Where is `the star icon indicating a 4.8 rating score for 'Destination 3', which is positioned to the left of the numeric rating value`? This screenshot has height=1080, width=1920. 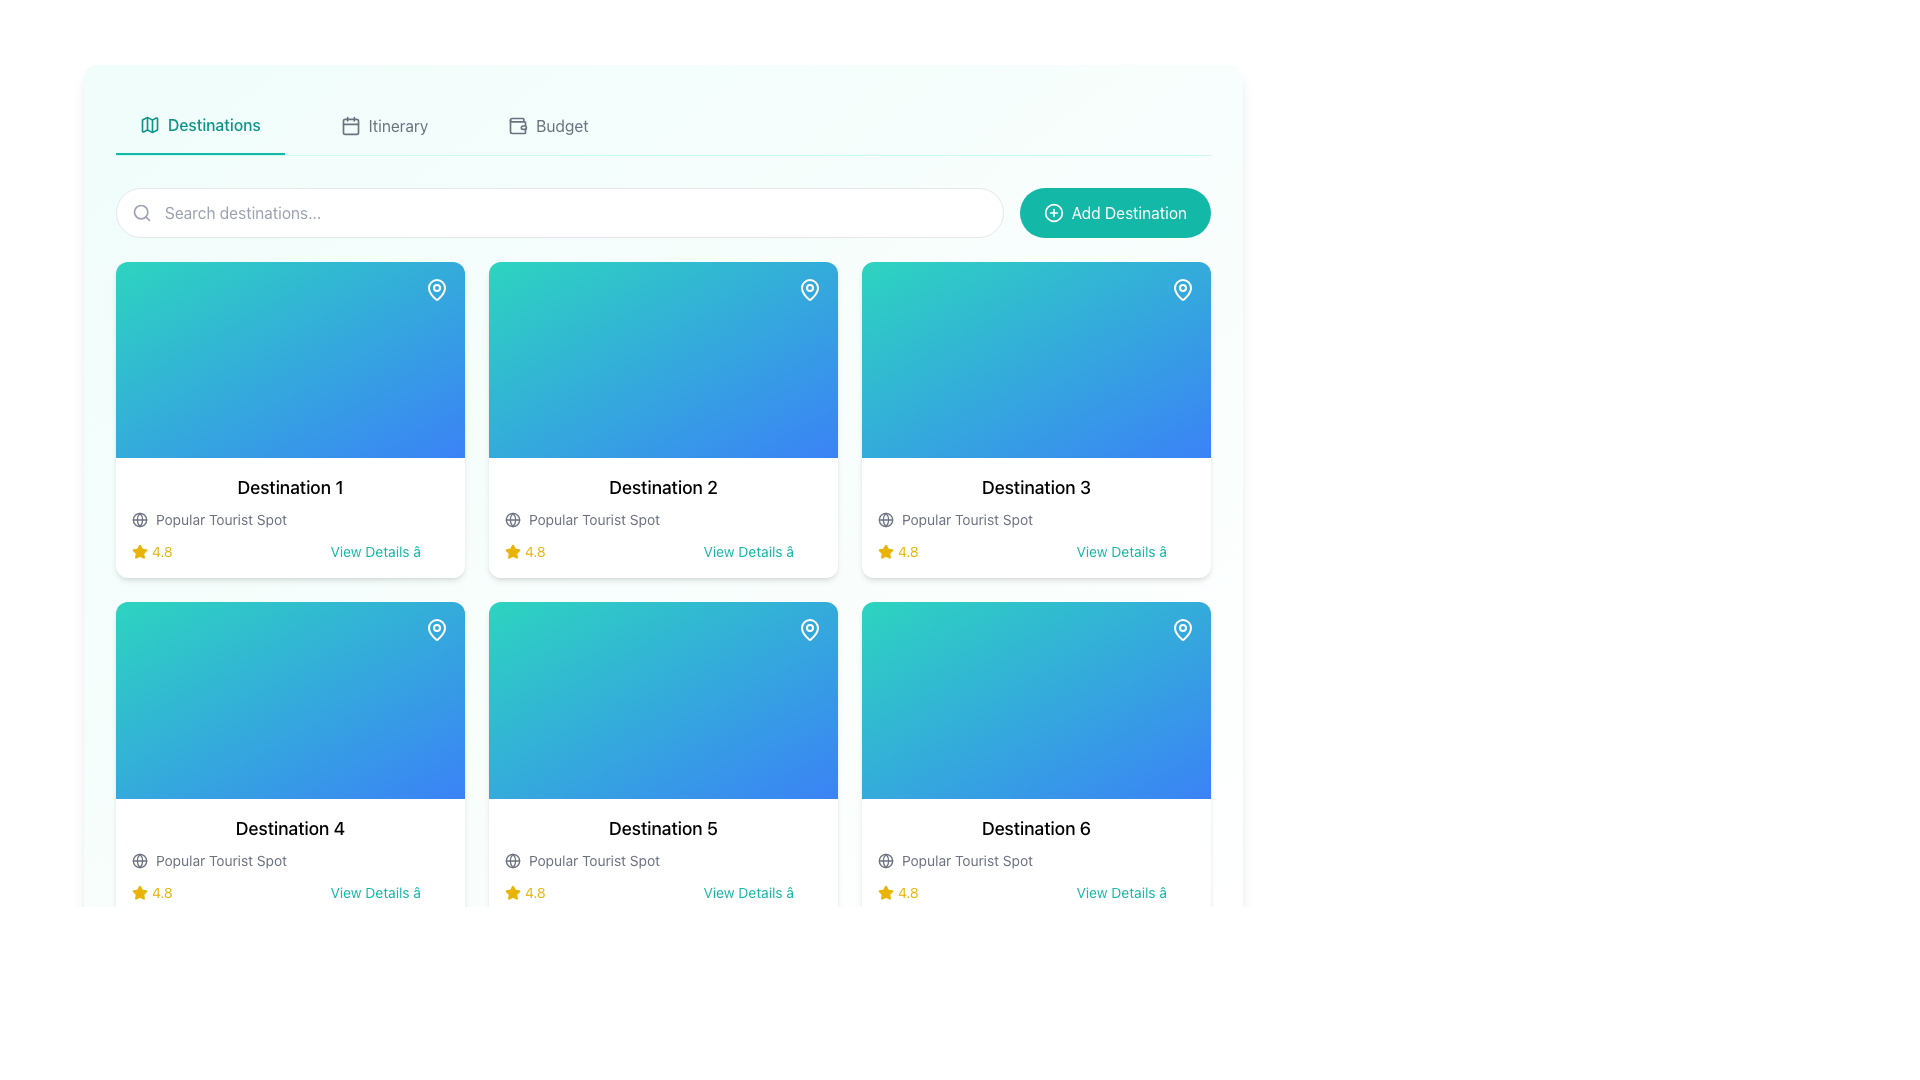
the star icon indicating a 4.8 rating score for 'Destination 3', which is positioned to the left of the numeric rating value is located at coordinates (885, 551).